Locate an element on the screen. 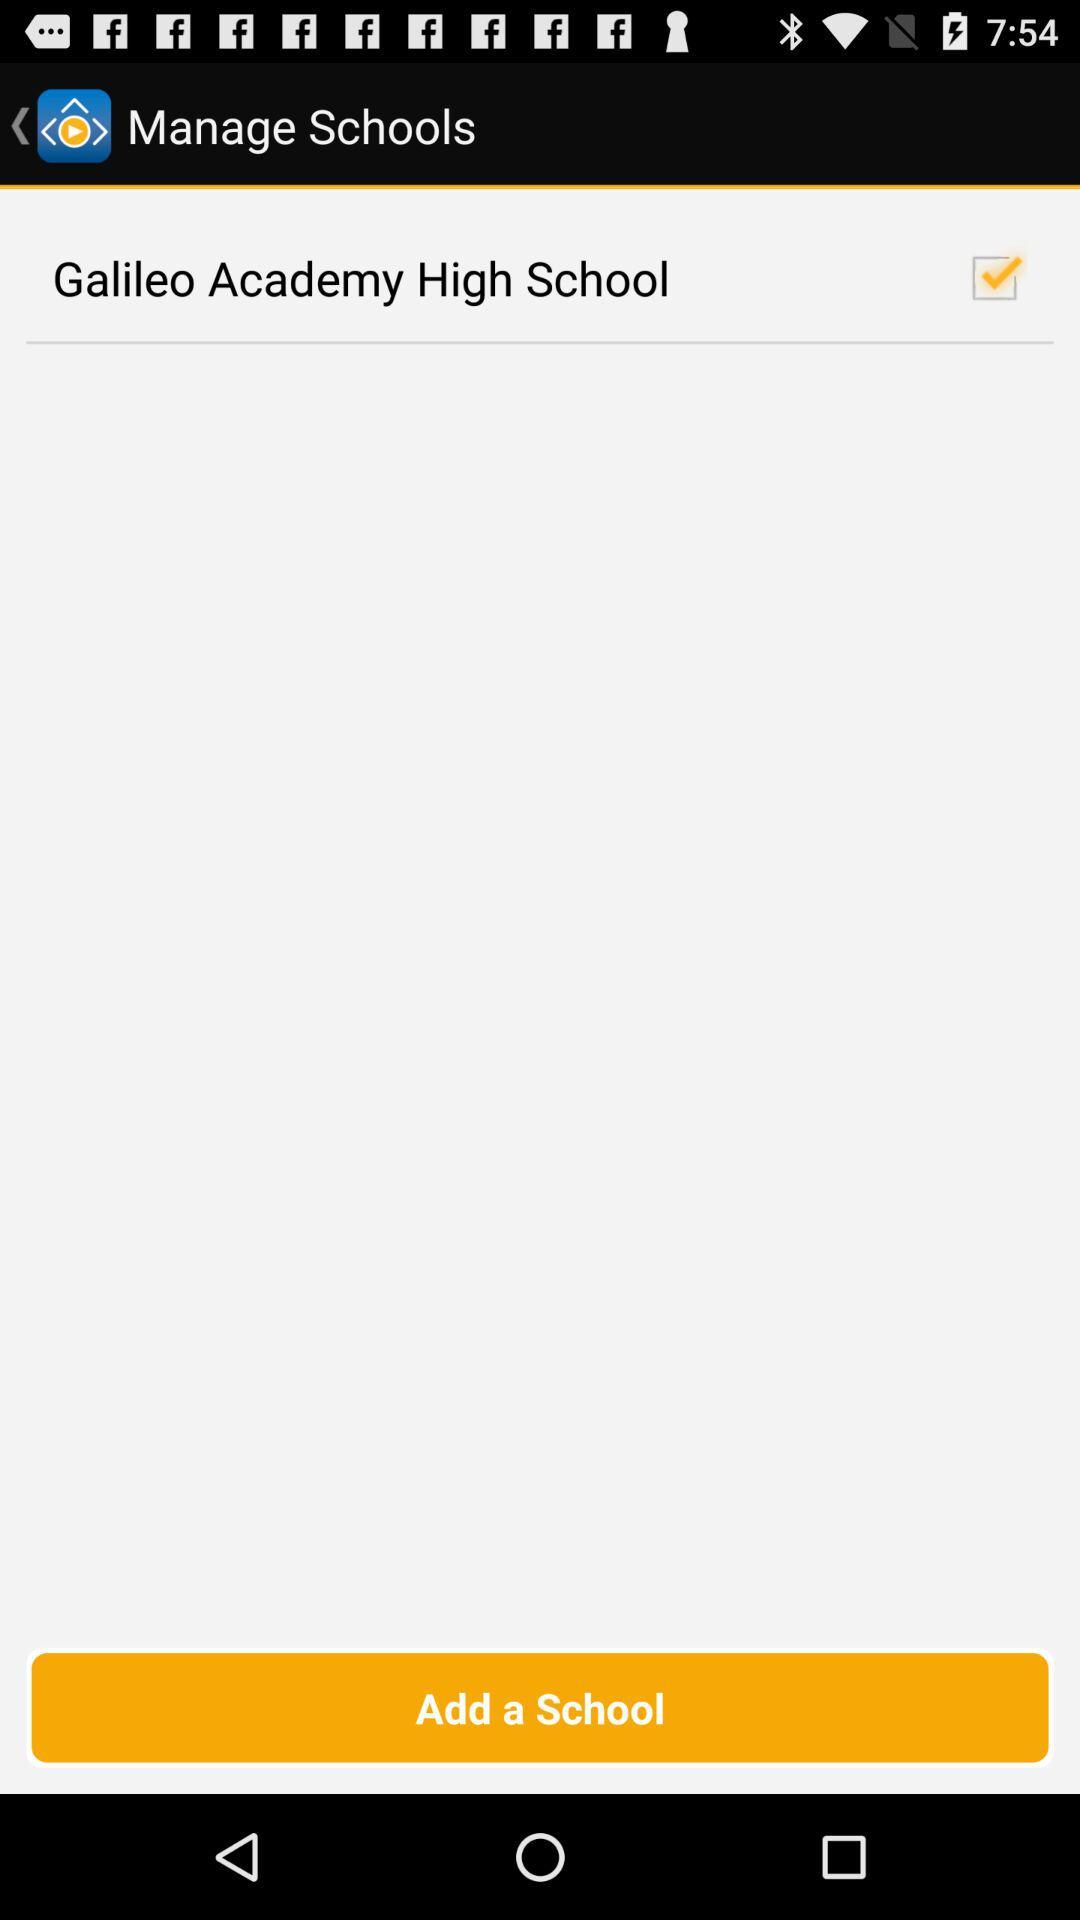 This screenshot has width=1080, height=1920. the icon at the bottom is located at coordinates (540, 1706).